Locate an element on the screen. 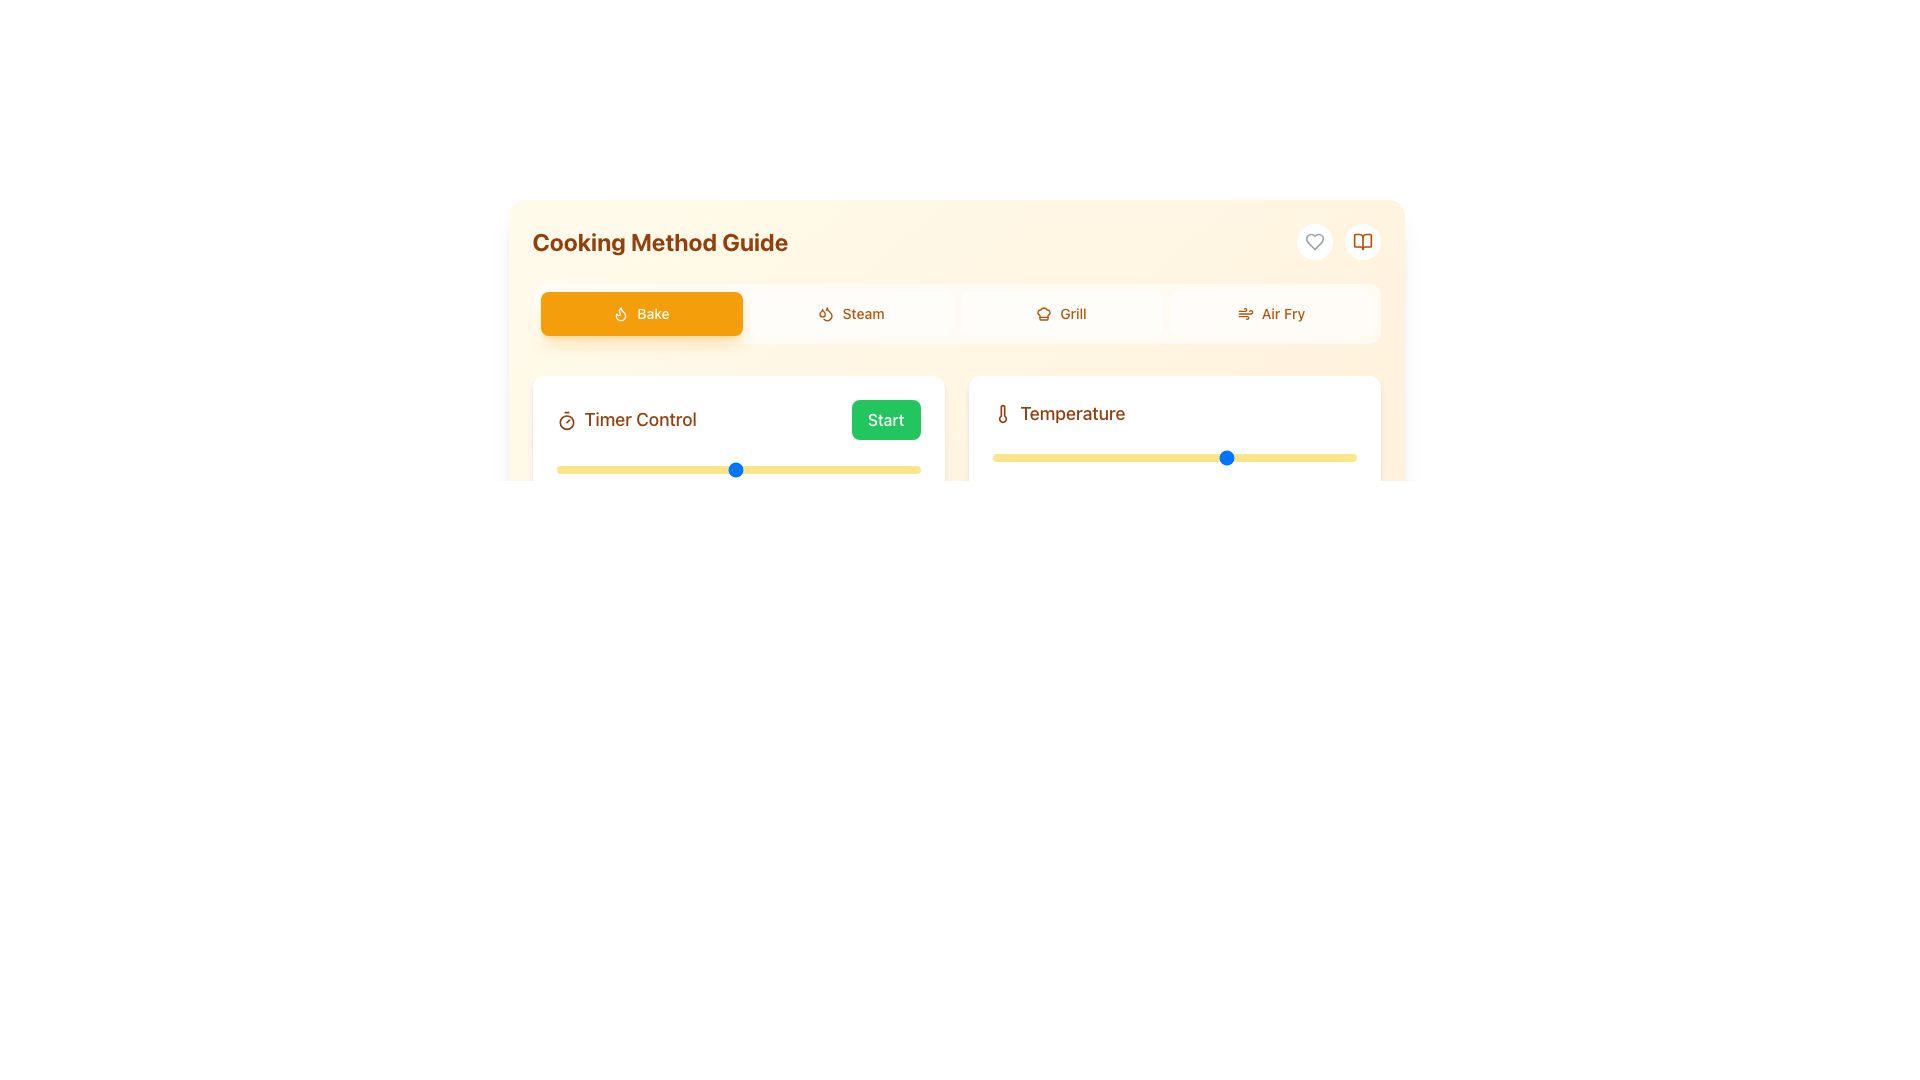  the 'Steam' button, which is a rectangular button with amber text and a steam icon, located between the 'Bake' and 'Grill' buttons is located at coordinates (851, 313).